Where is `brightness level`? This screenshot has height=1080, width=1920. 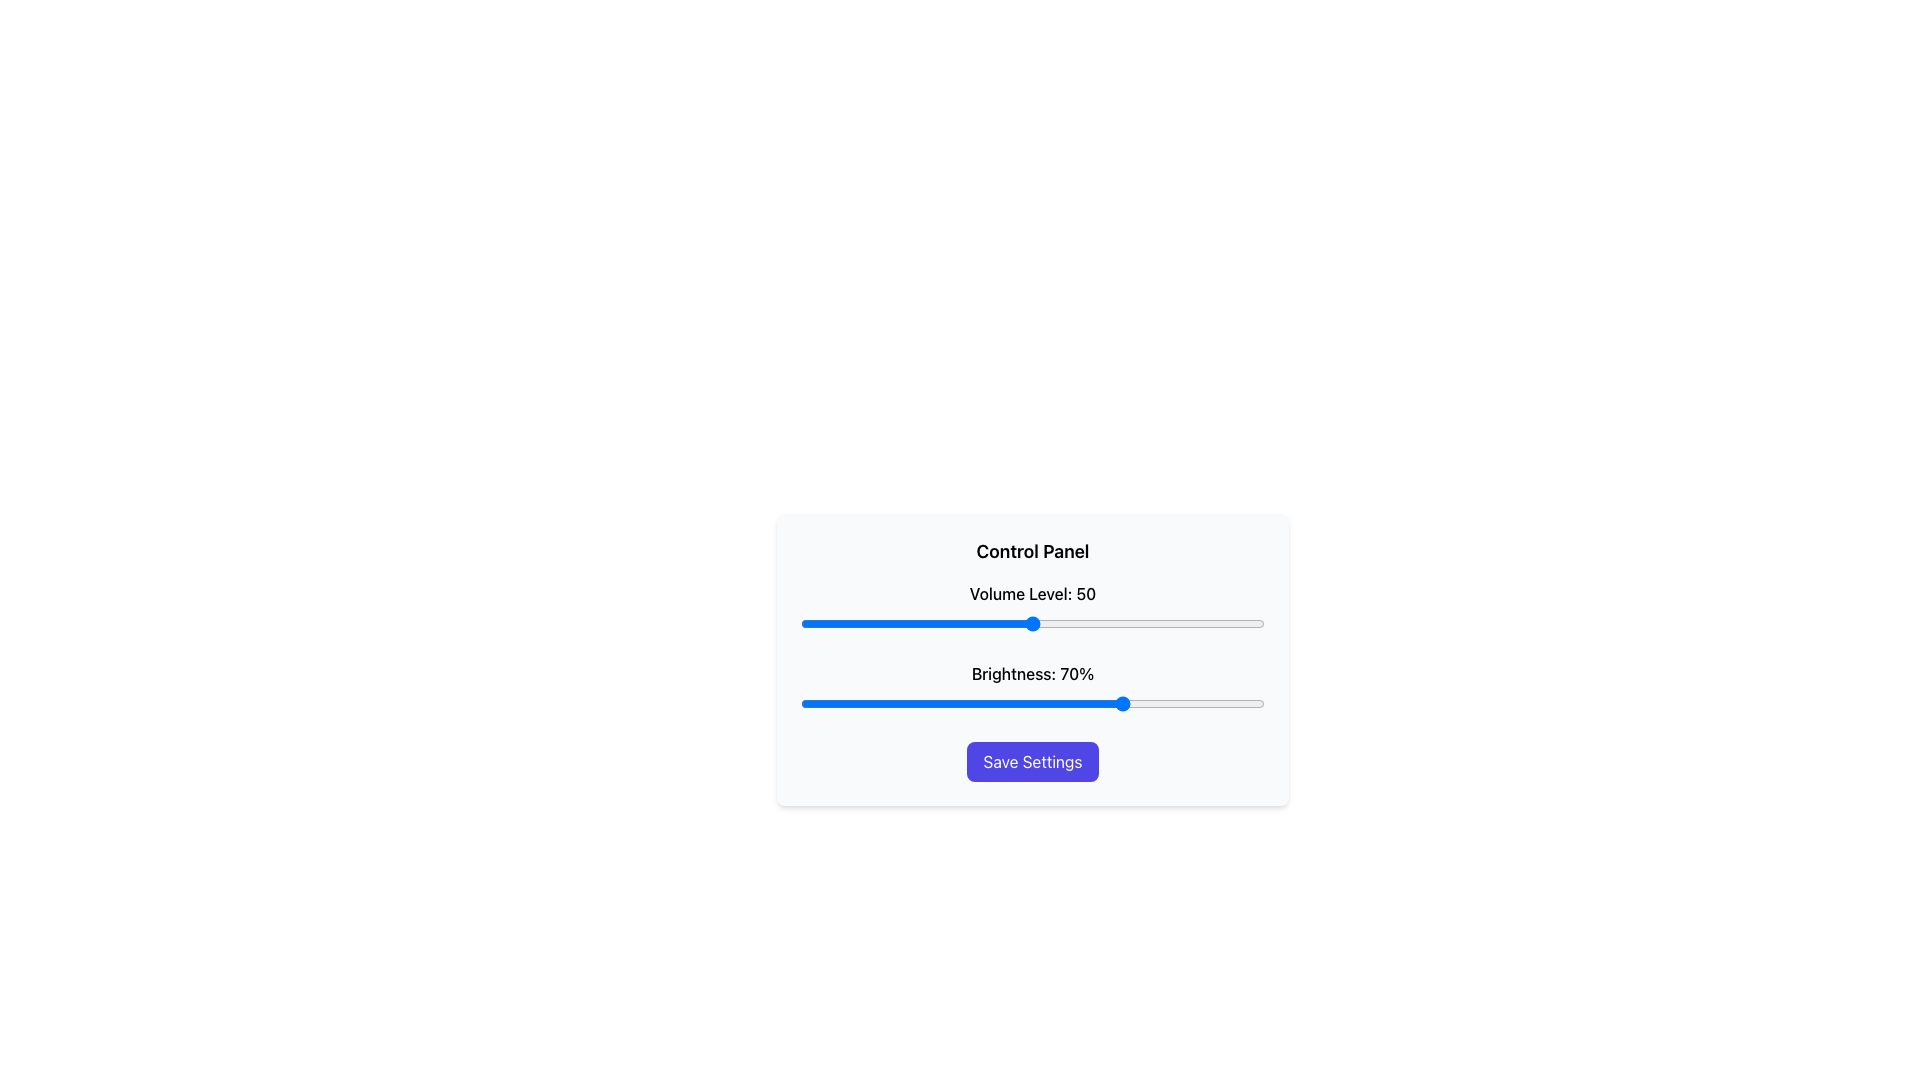
brightness level is located at coordinates (828, 703).